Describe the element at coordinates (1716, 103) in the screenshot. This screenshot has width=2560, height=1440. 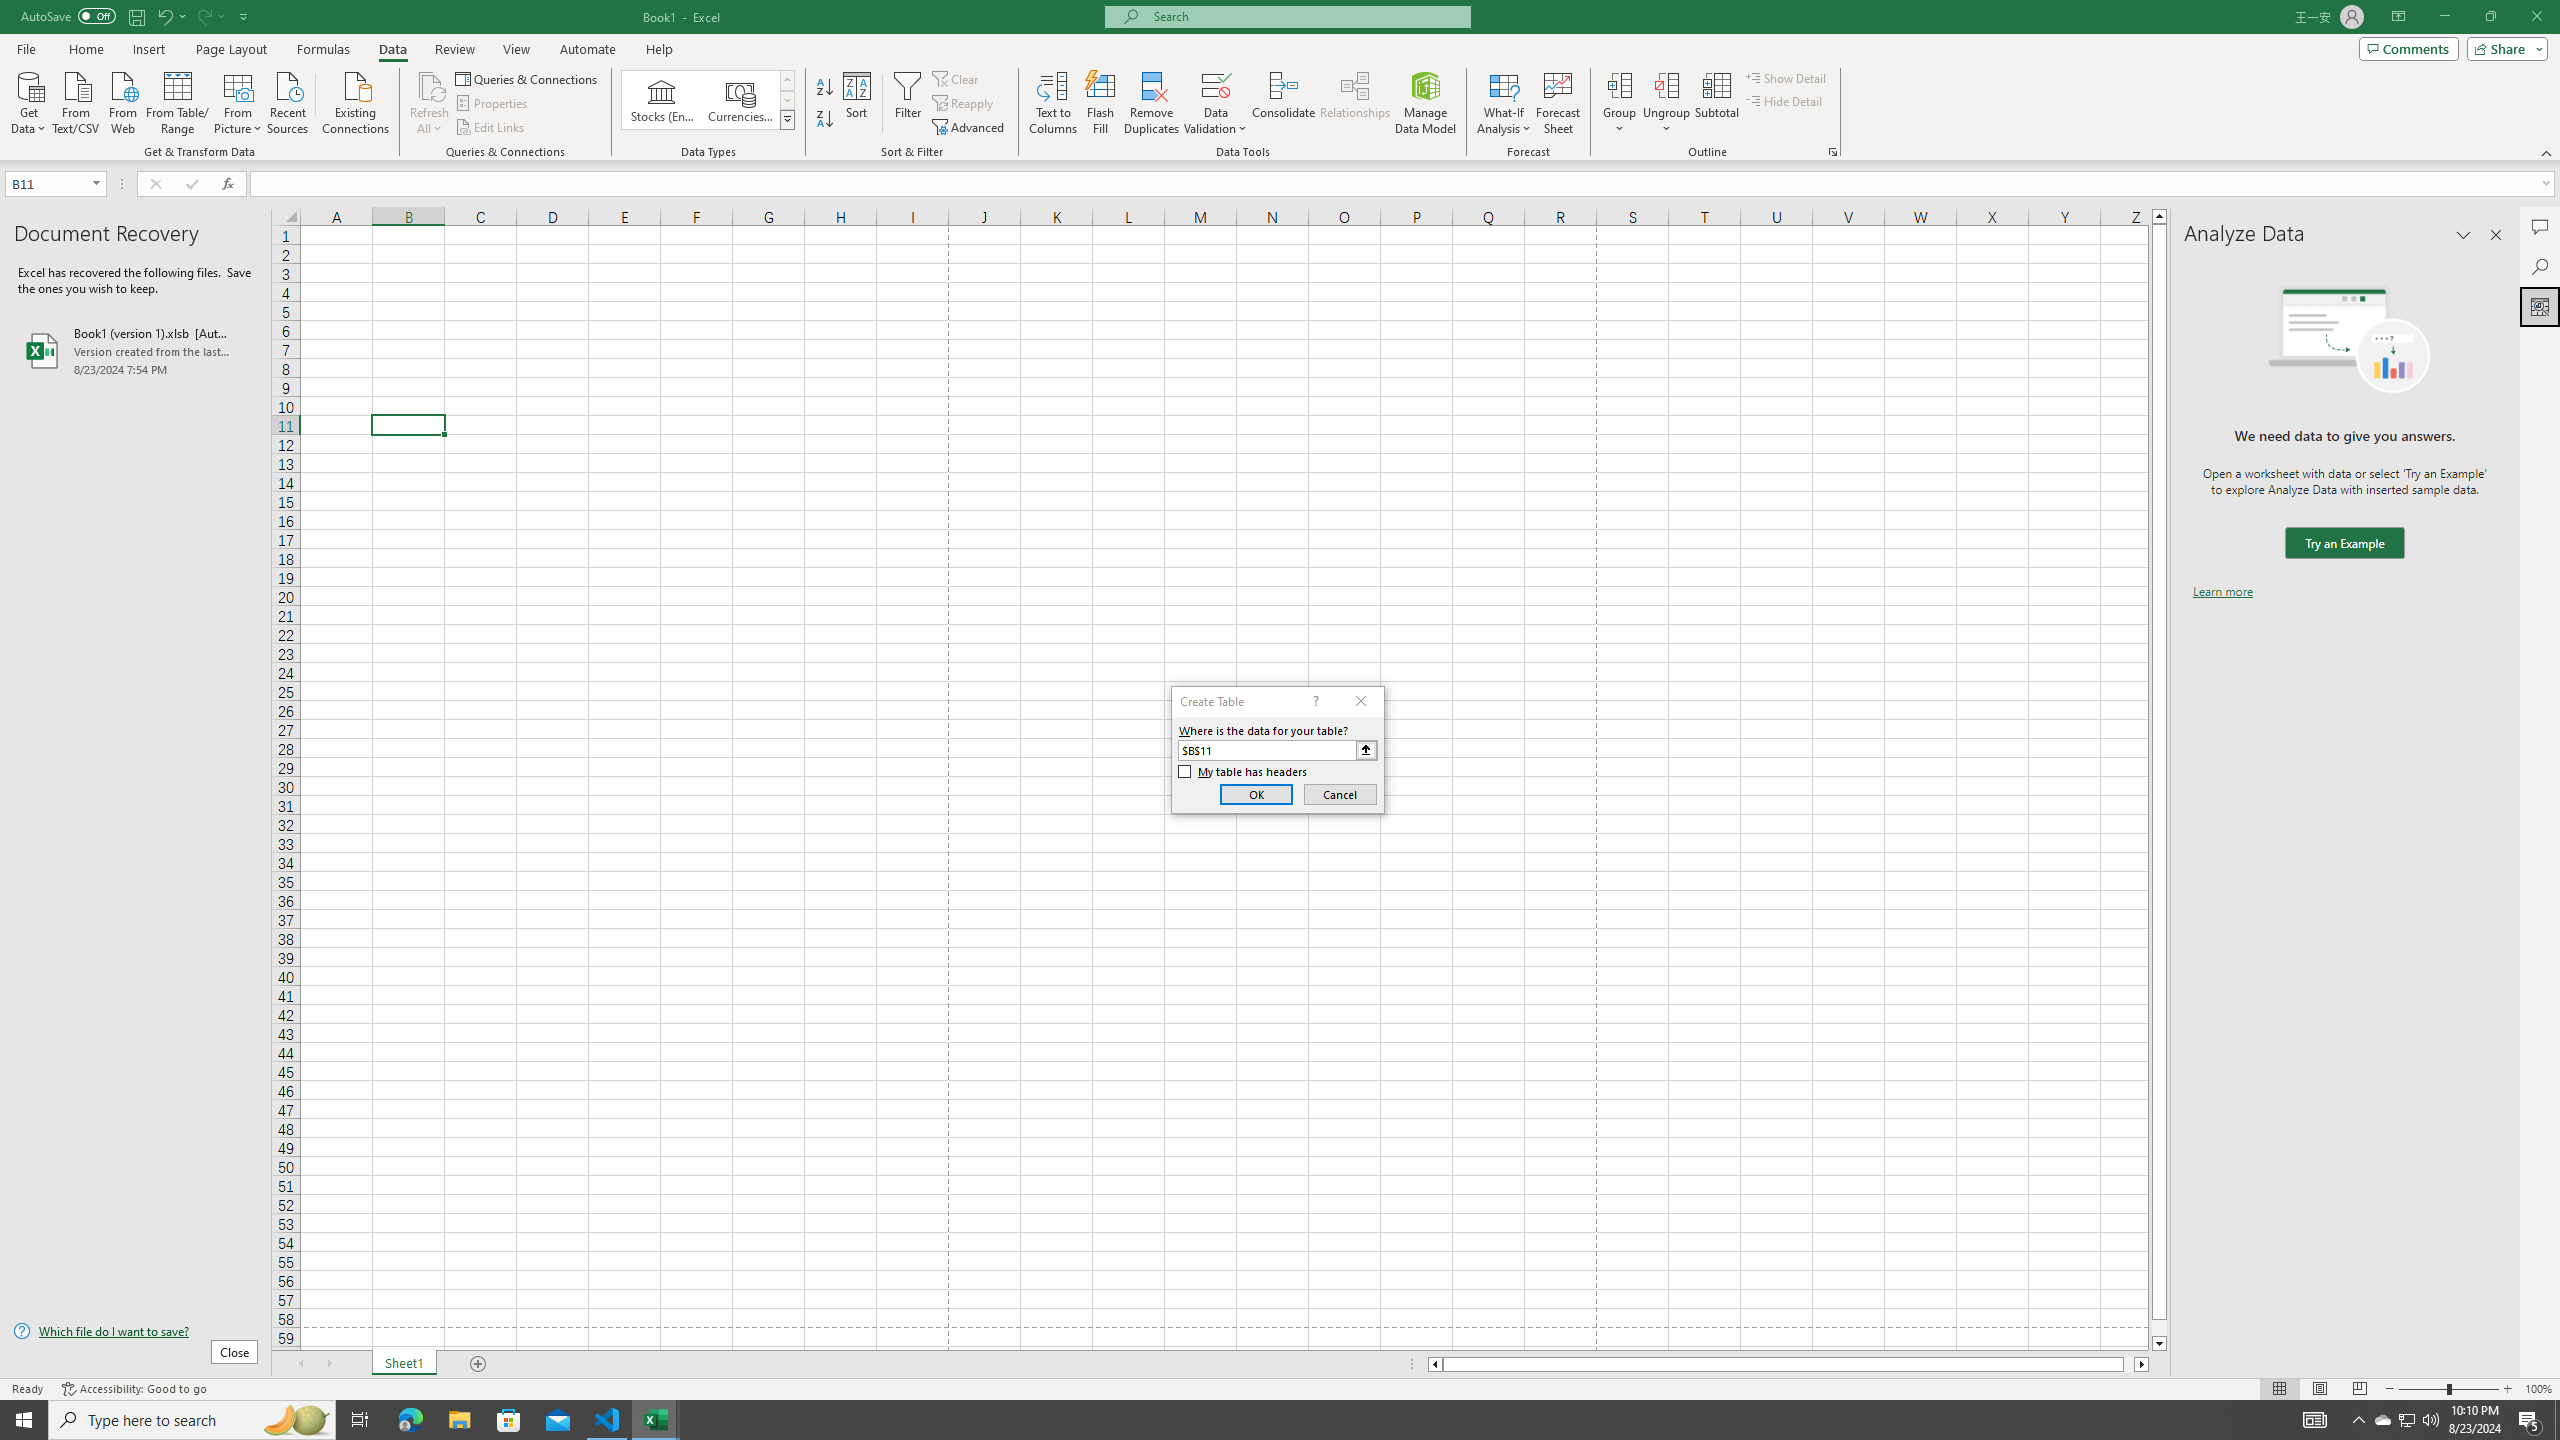
I see `'Subtotal'` at that location.